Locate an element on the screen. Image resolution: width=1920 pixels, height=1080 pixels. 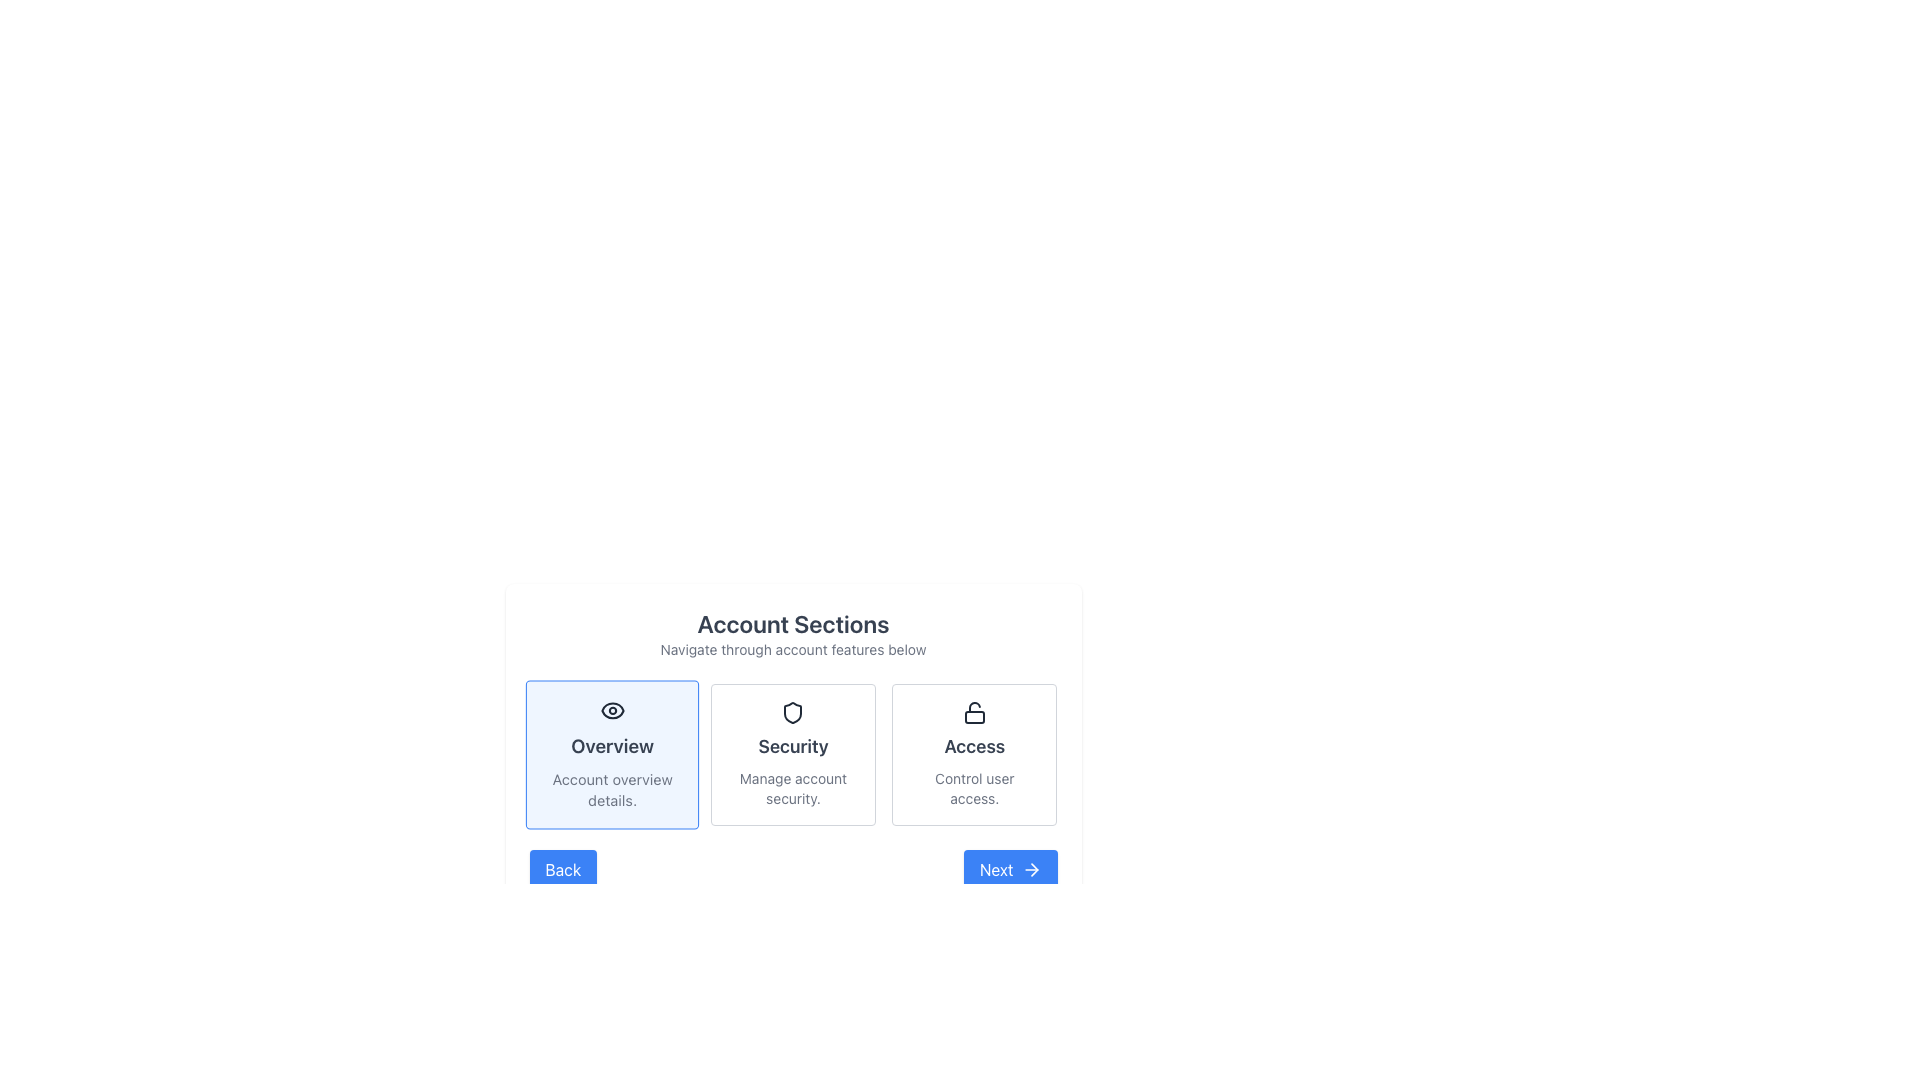
the text label header displaying 'Account Sections' which is centrally aligned at the top of the card layout is located at coordinates (792, 633).